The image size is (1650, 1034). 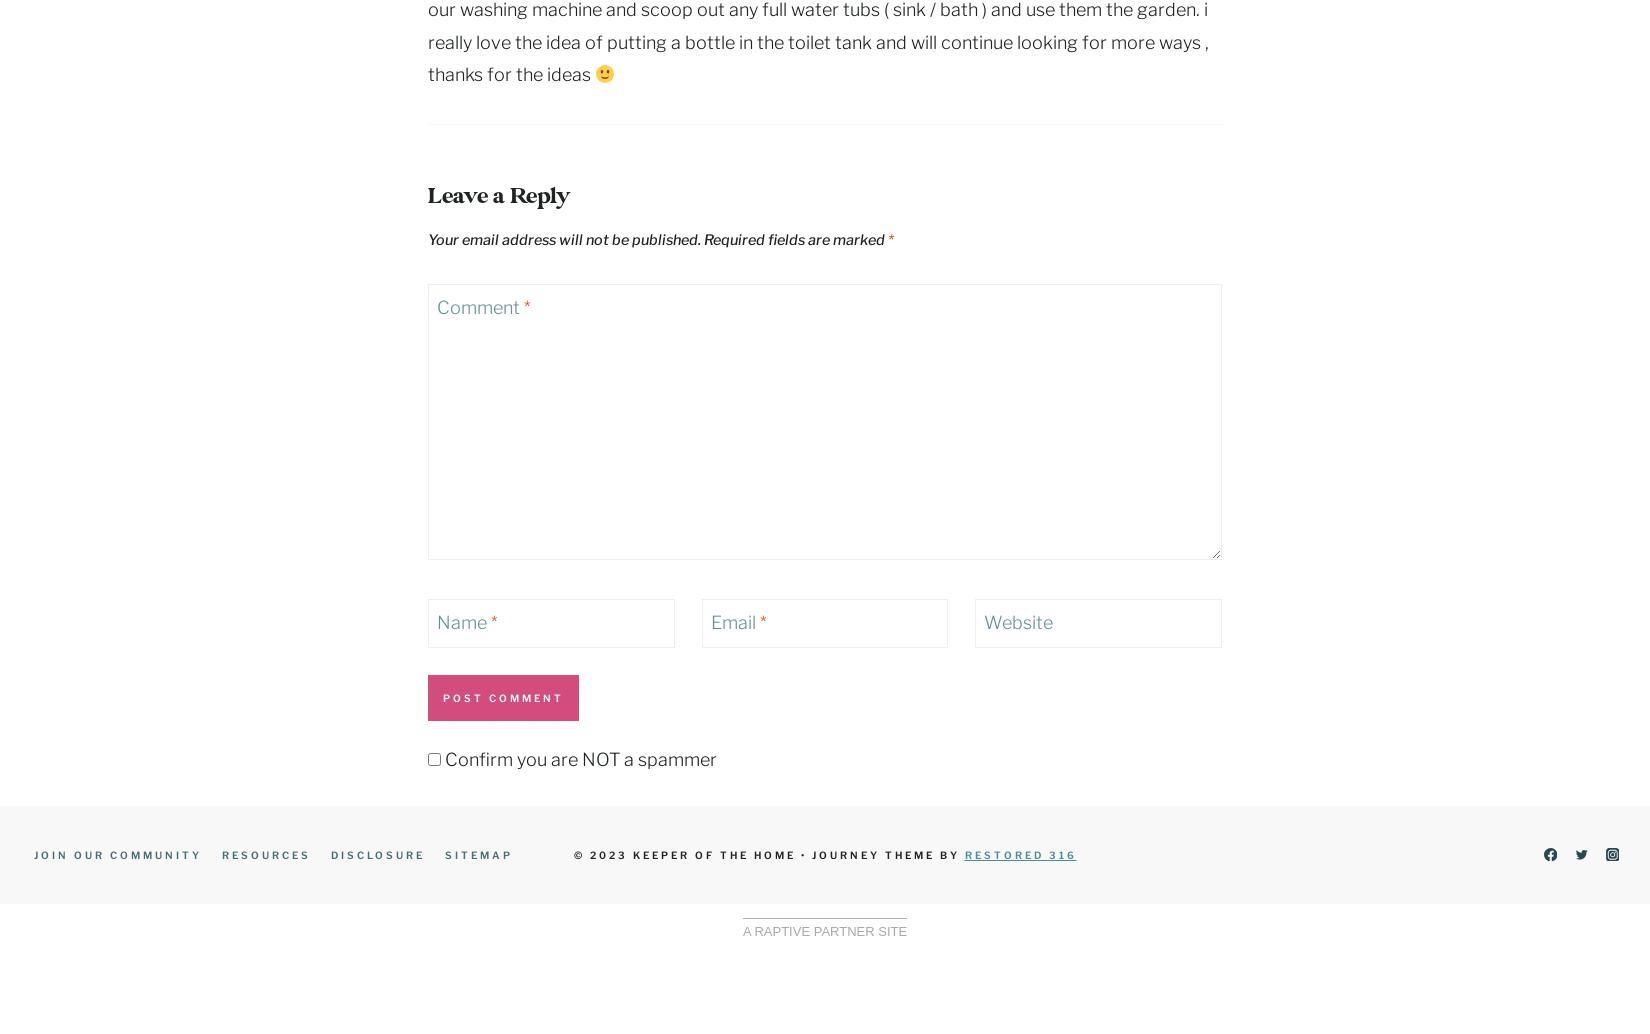 What do you see at coordinates (435, 622) in the screenshot?
I see `'Name'` at bounding box center [435, 622].